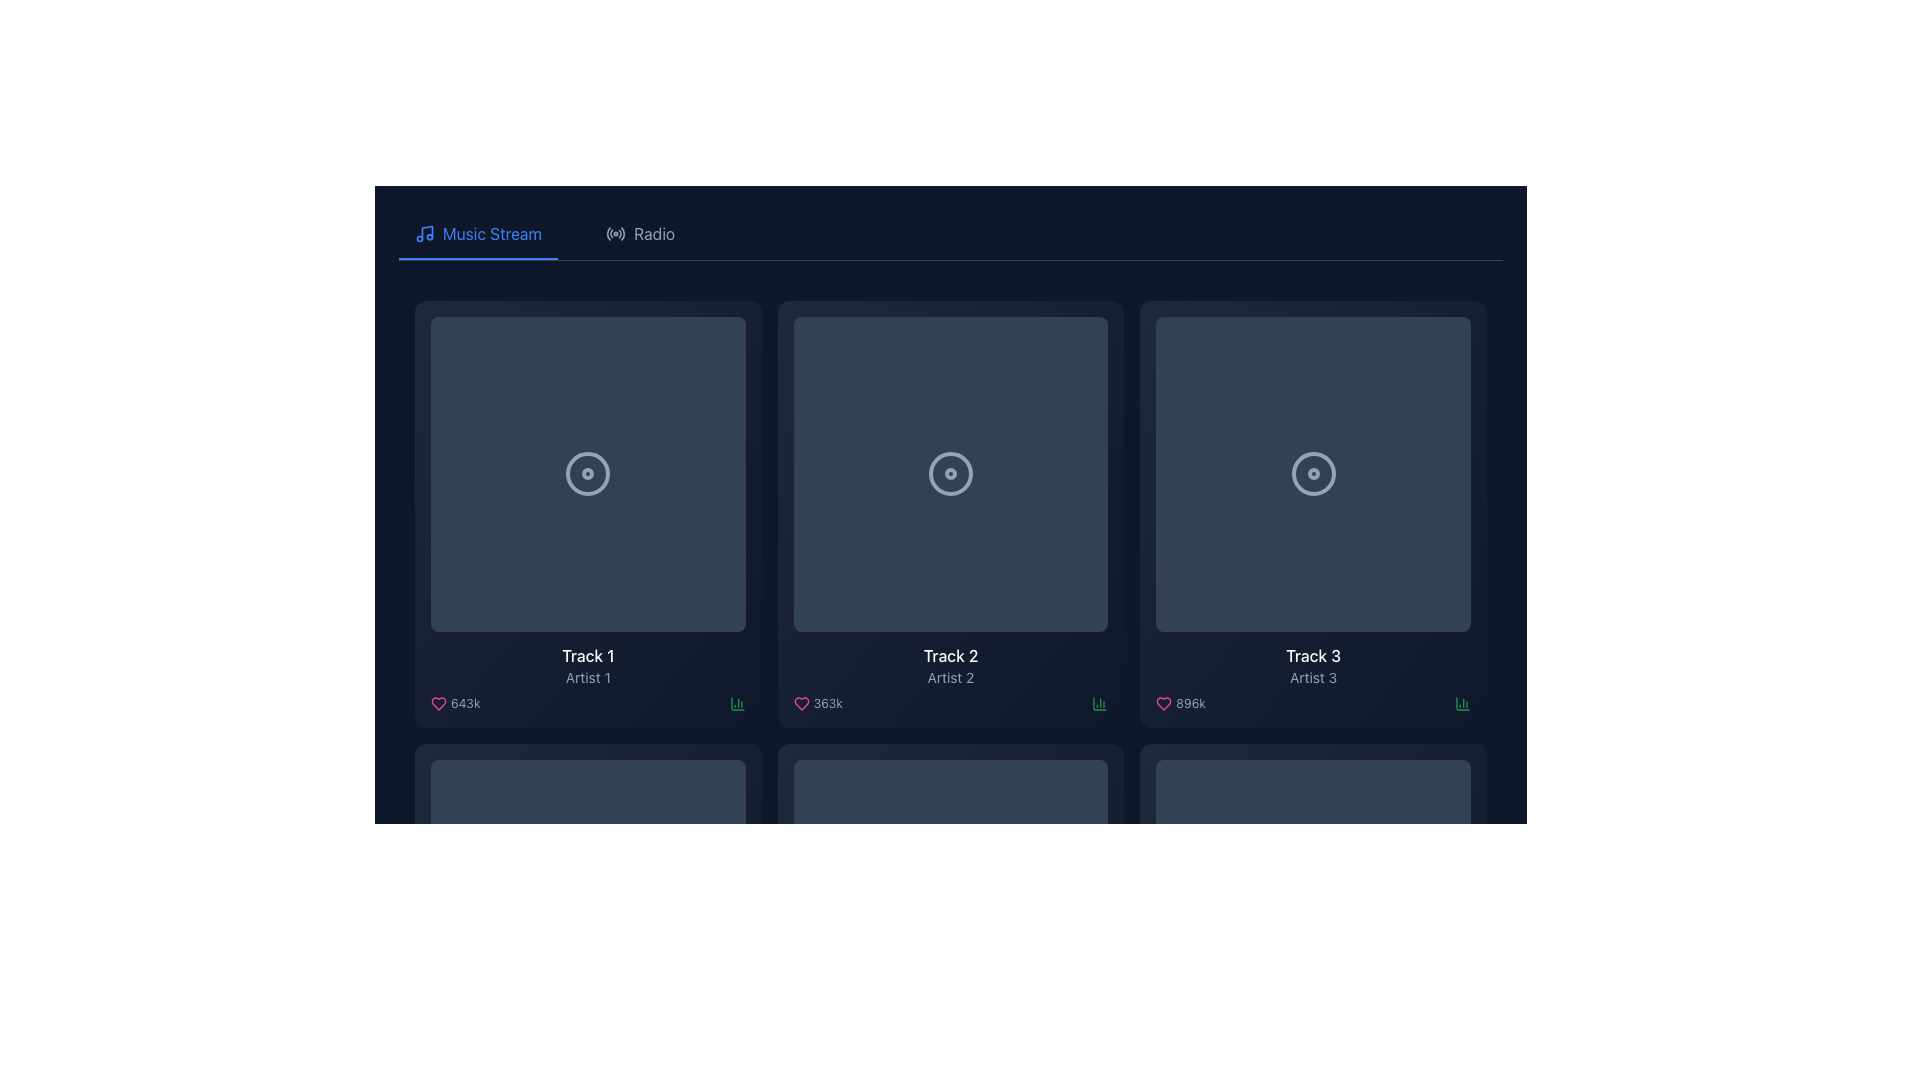 Image resolution: width=1920 pixels, height=1080 pixels. I want to click on the text label displaying 'Artist 3' in gray font color, located below 'Track 3' and above '896k', so click(1313, 676).